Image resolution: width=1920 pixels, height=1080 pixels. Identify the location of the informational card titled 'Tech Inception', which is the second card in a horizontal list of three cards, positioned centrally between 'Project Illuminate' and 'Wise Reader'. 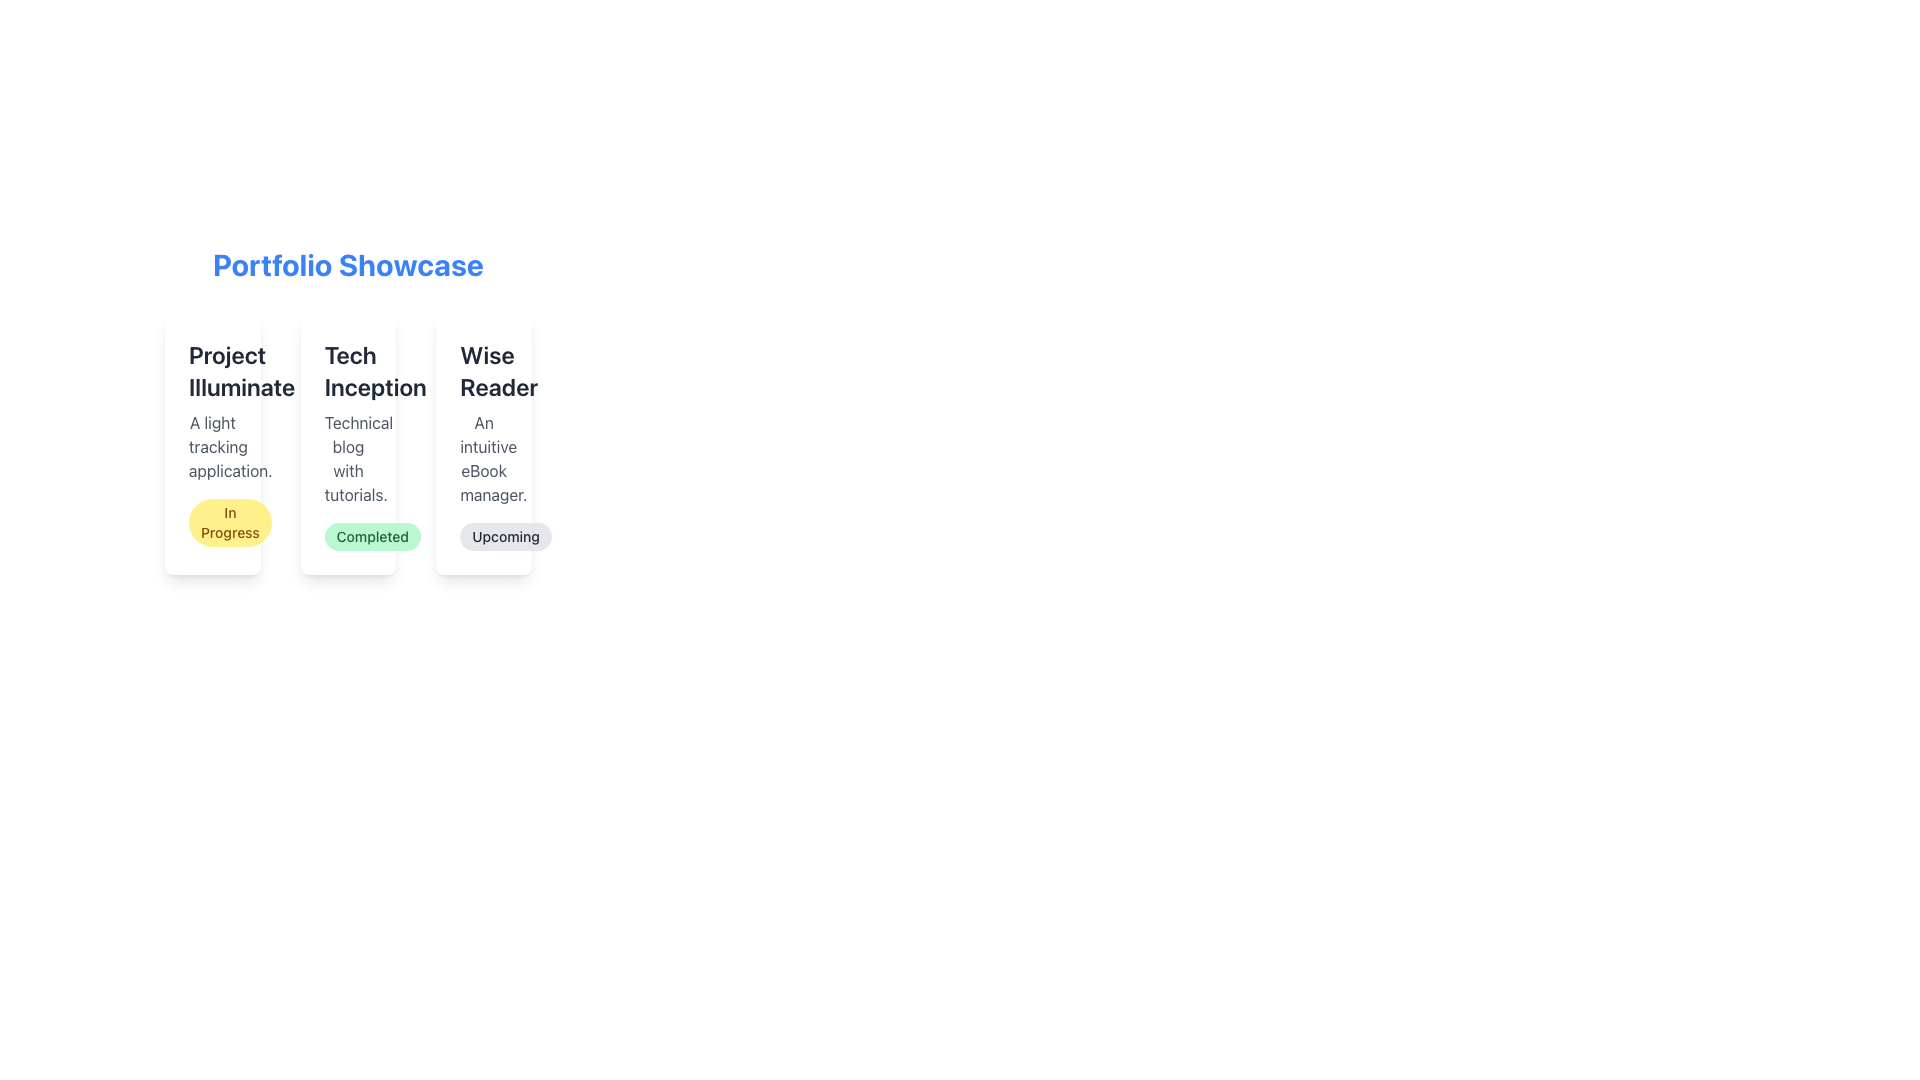
(348, 443).